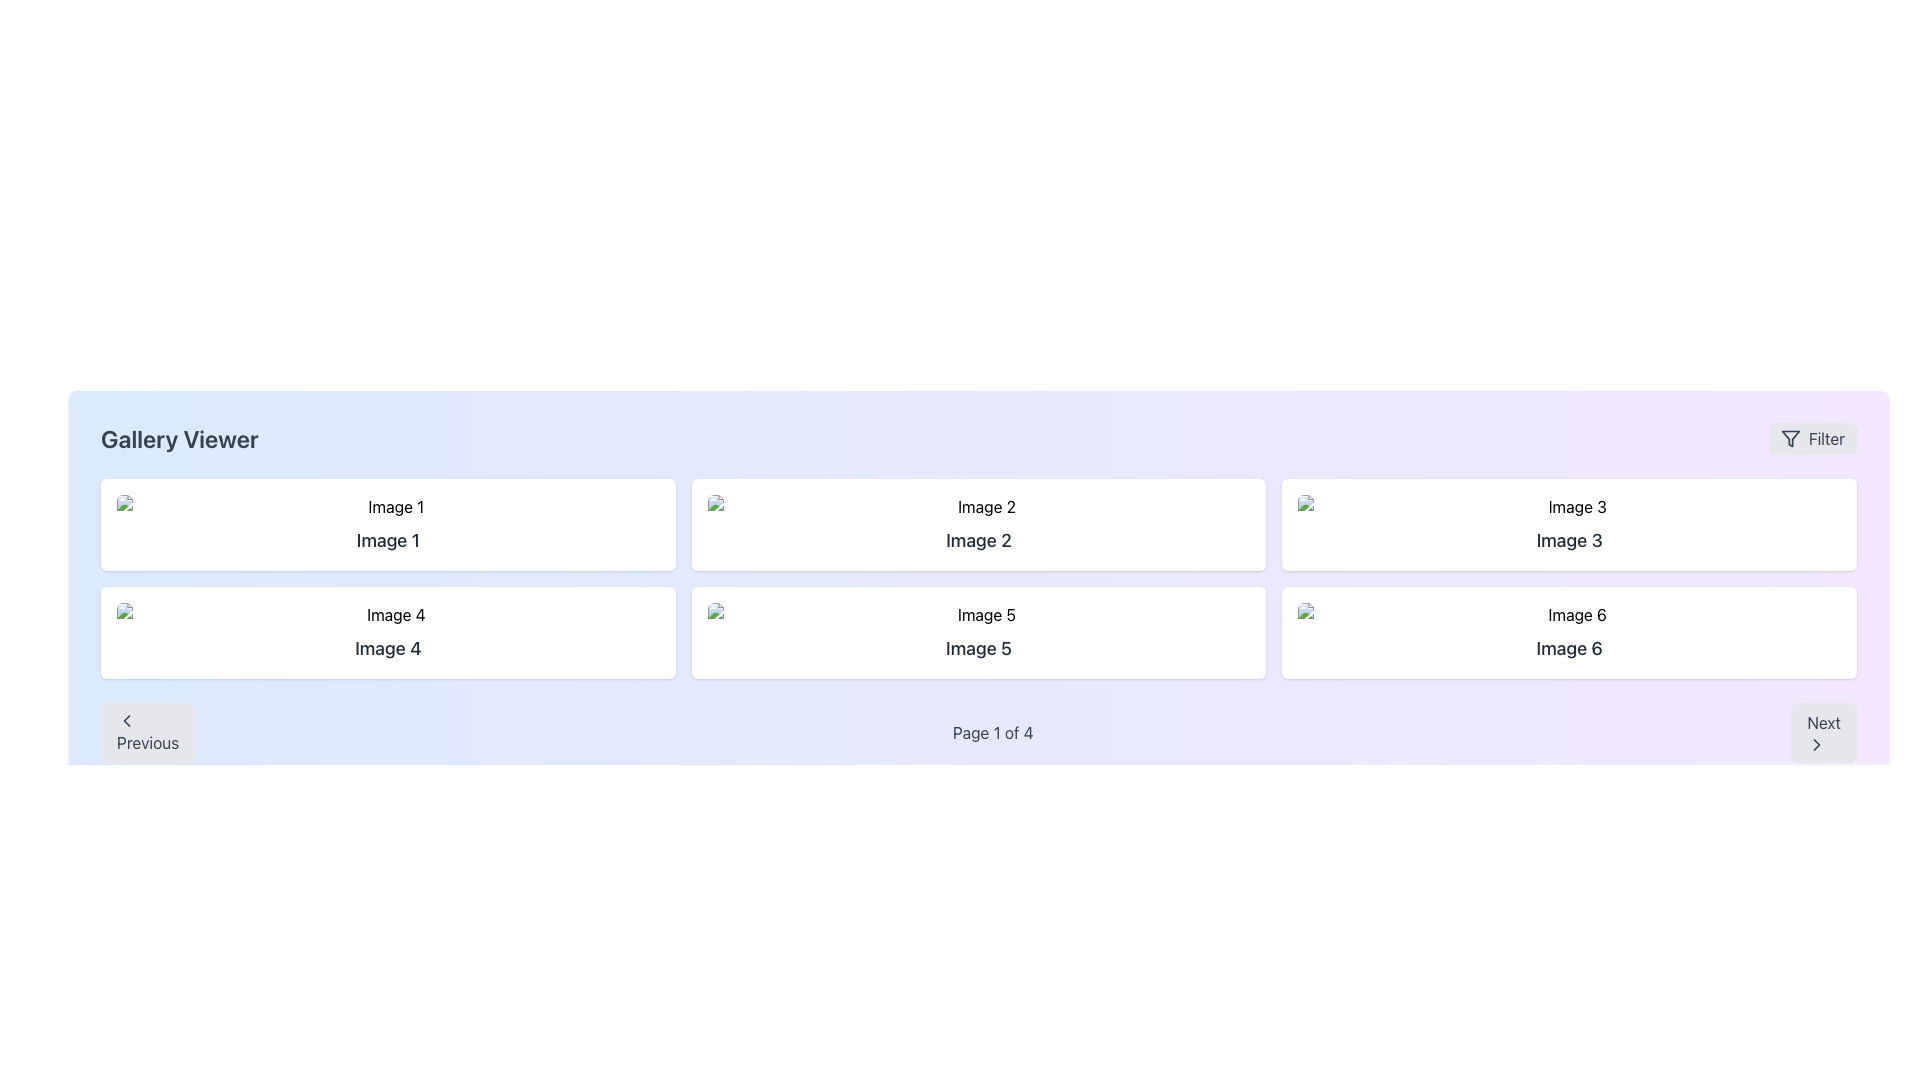  I want to click on the left-pointing chevron icon within the 'Previous' button, located at the lower-left region of the interface, so click(125, 721).